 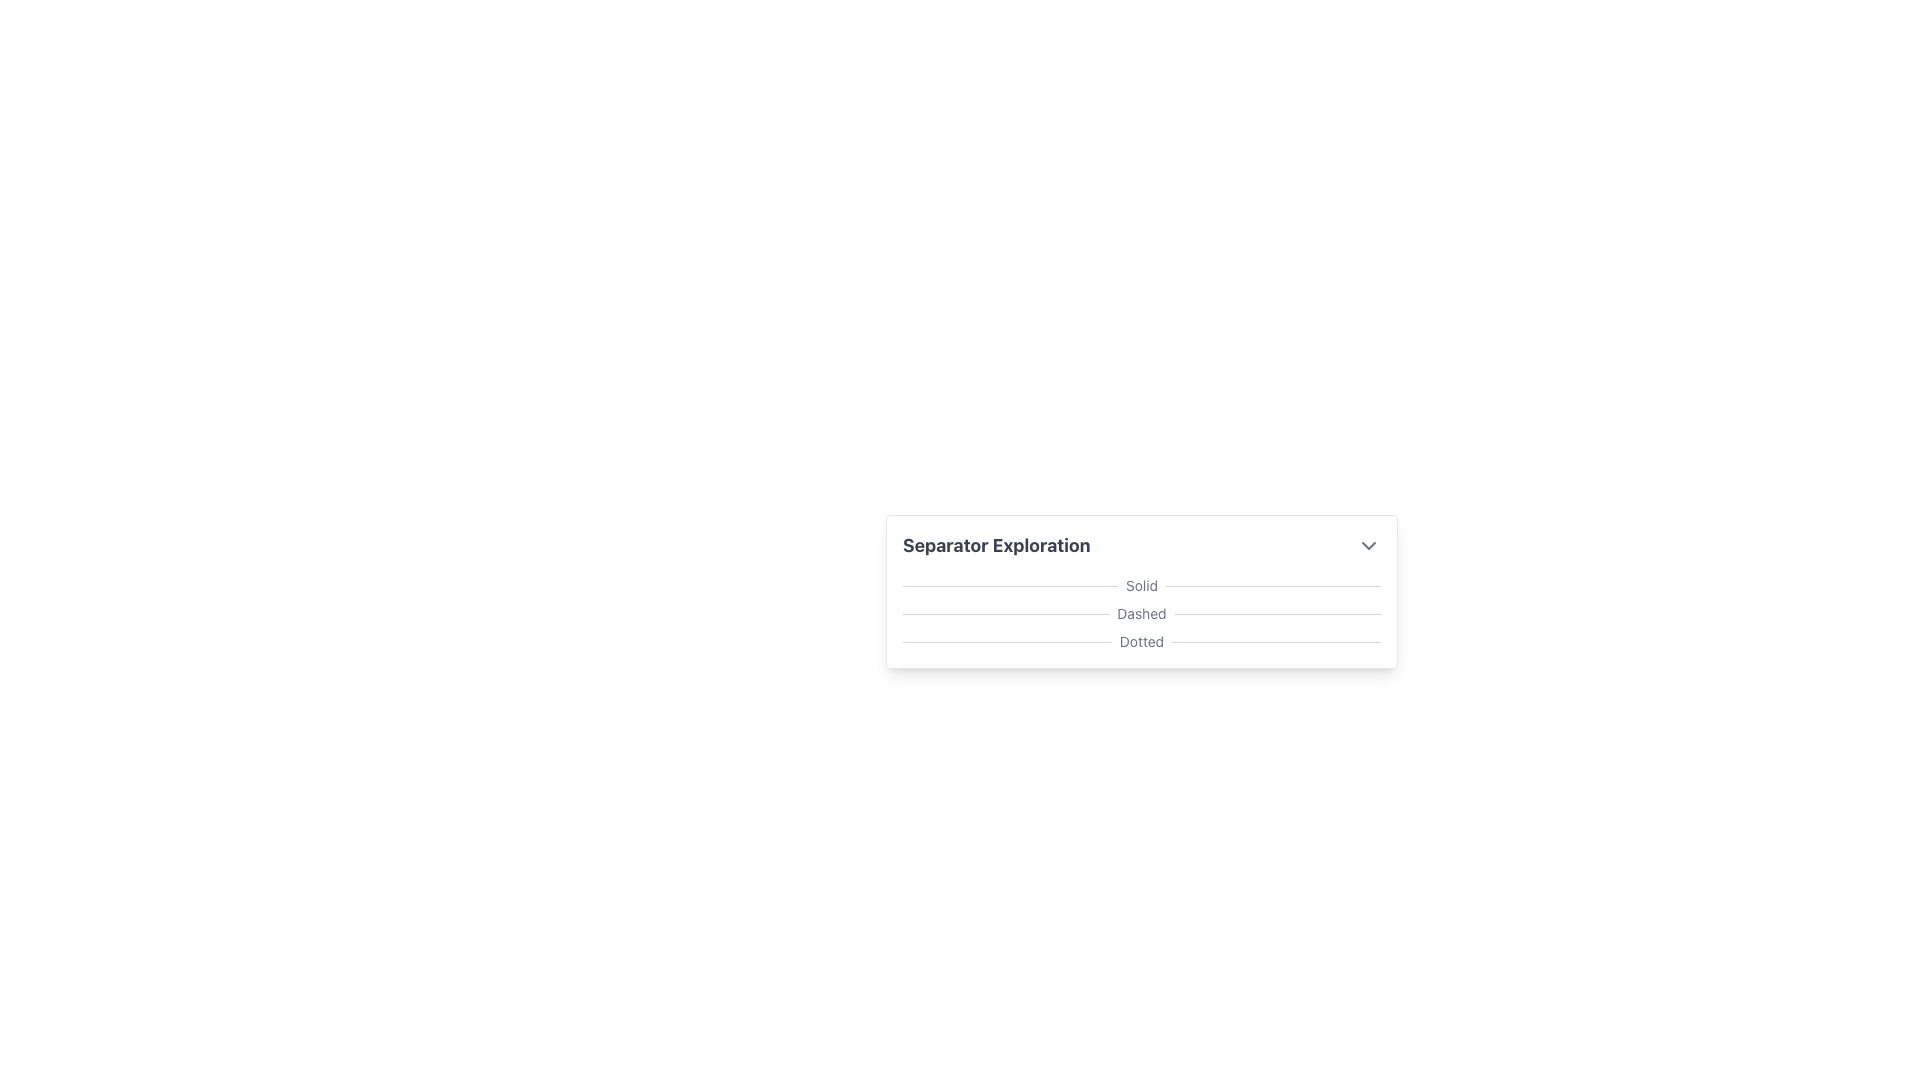 What do you see at coordinates (1142, 641) in the screenshot?
I see `the Text label indicating the section or mode within the 'Separator Exploration' dropdown, which is centrally positioned between two horizontal dotted lines` at bounding box center [1142, 641].